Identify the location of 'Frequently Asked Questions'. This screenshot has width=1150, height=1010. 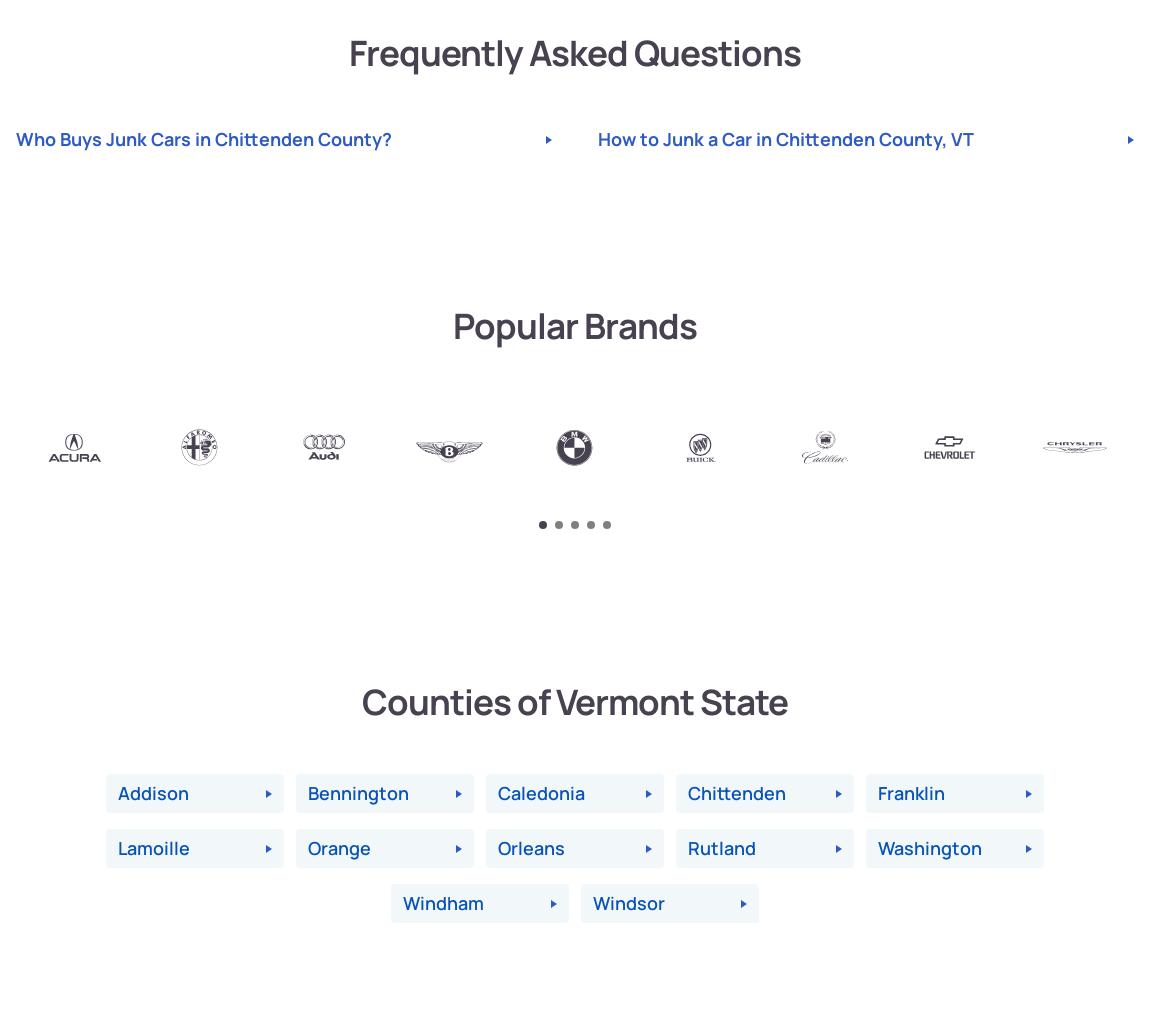
(575, 52).